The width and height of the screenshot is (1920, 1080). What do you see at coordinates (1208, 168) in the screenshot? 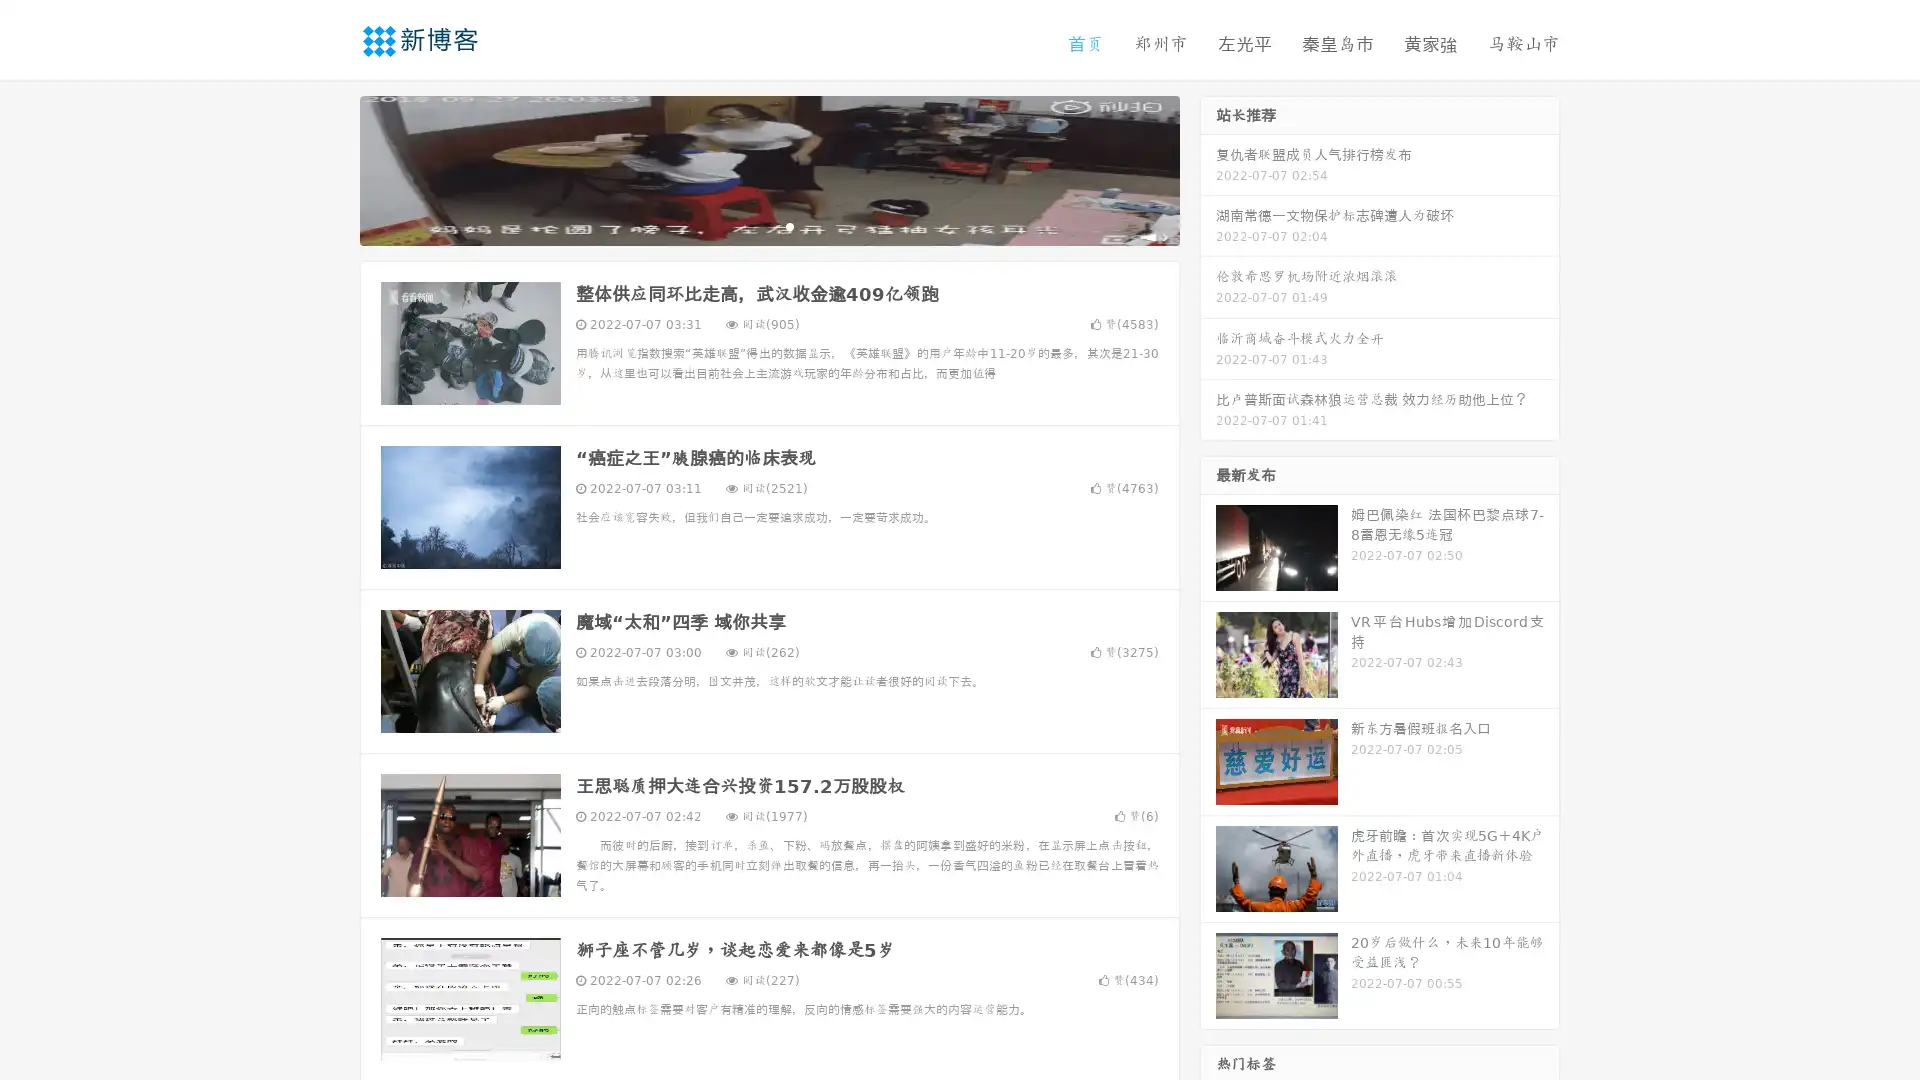
I see `Next slide` at bounding box center [1208, 168].